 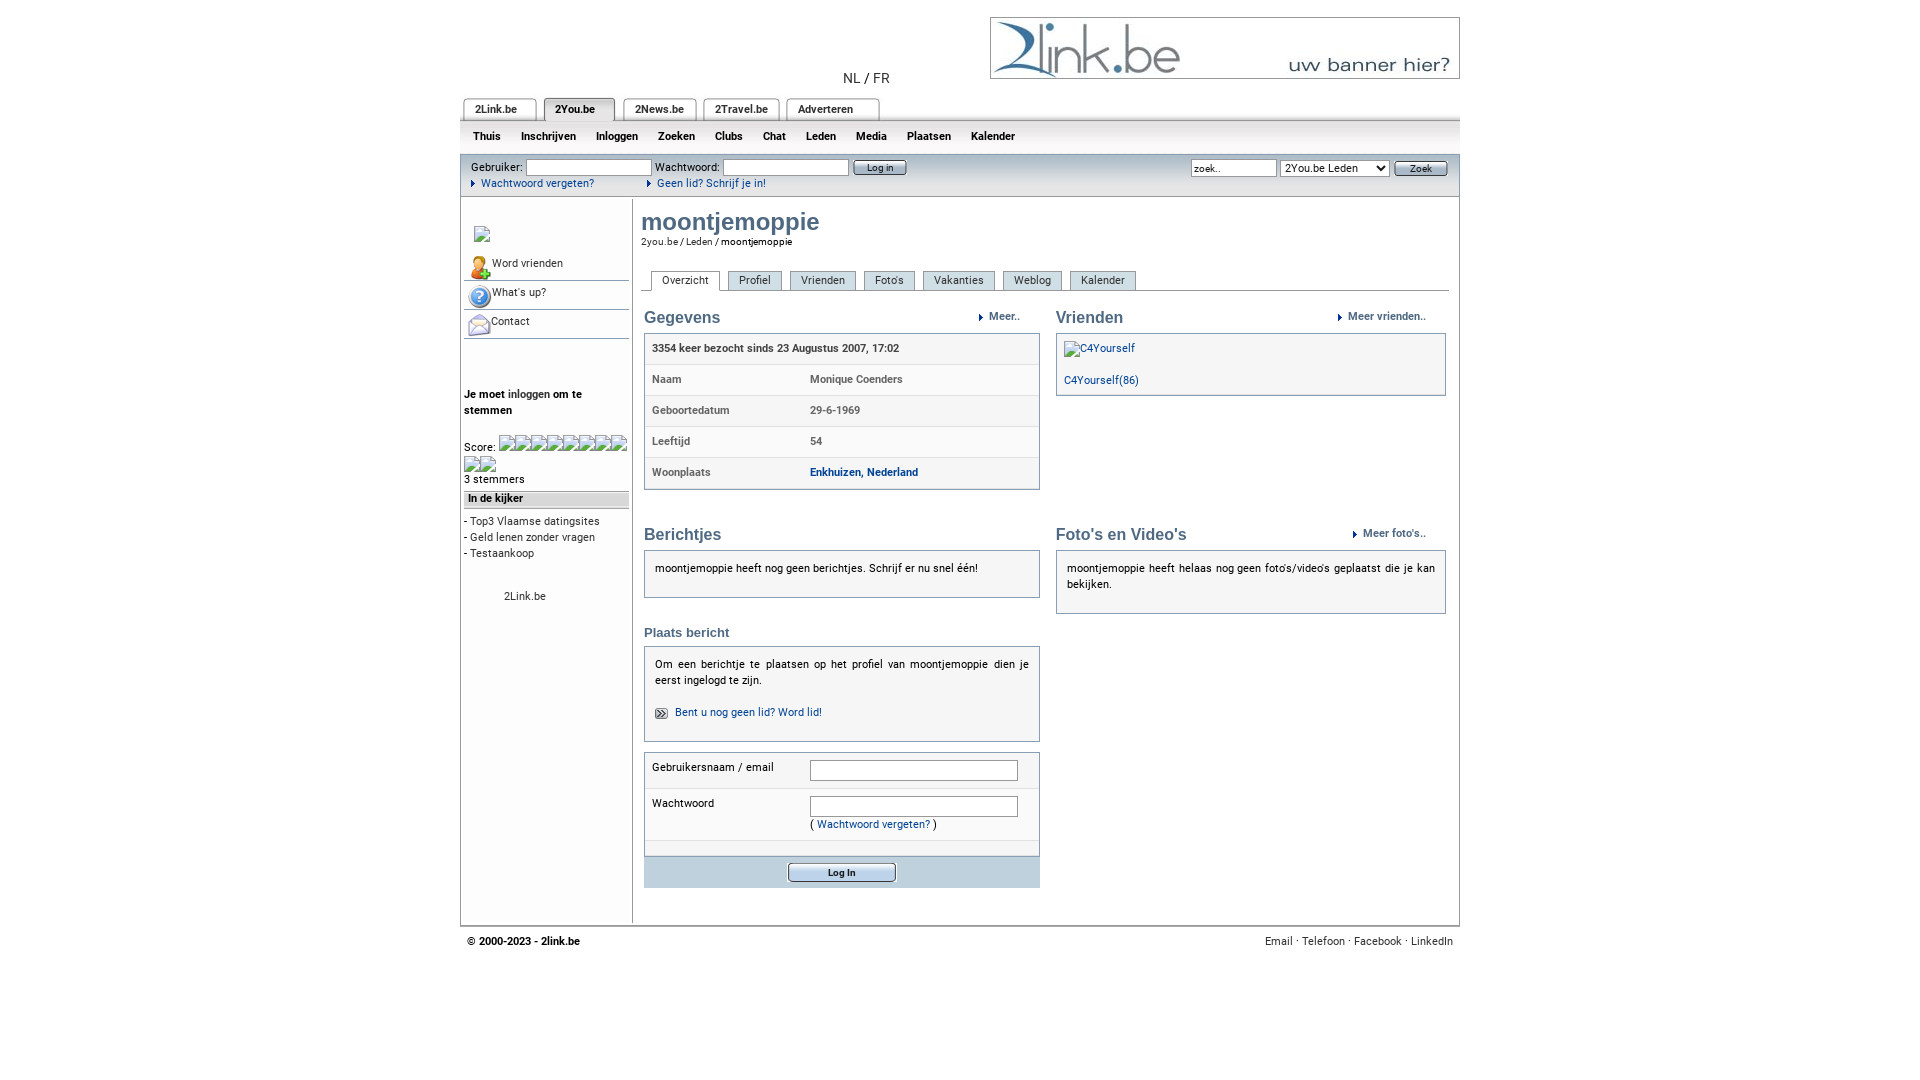 What do you see at coordinates (1032, 281) in the screenshot?
I see `'Weblog'` at bounding box center [1032, 281].